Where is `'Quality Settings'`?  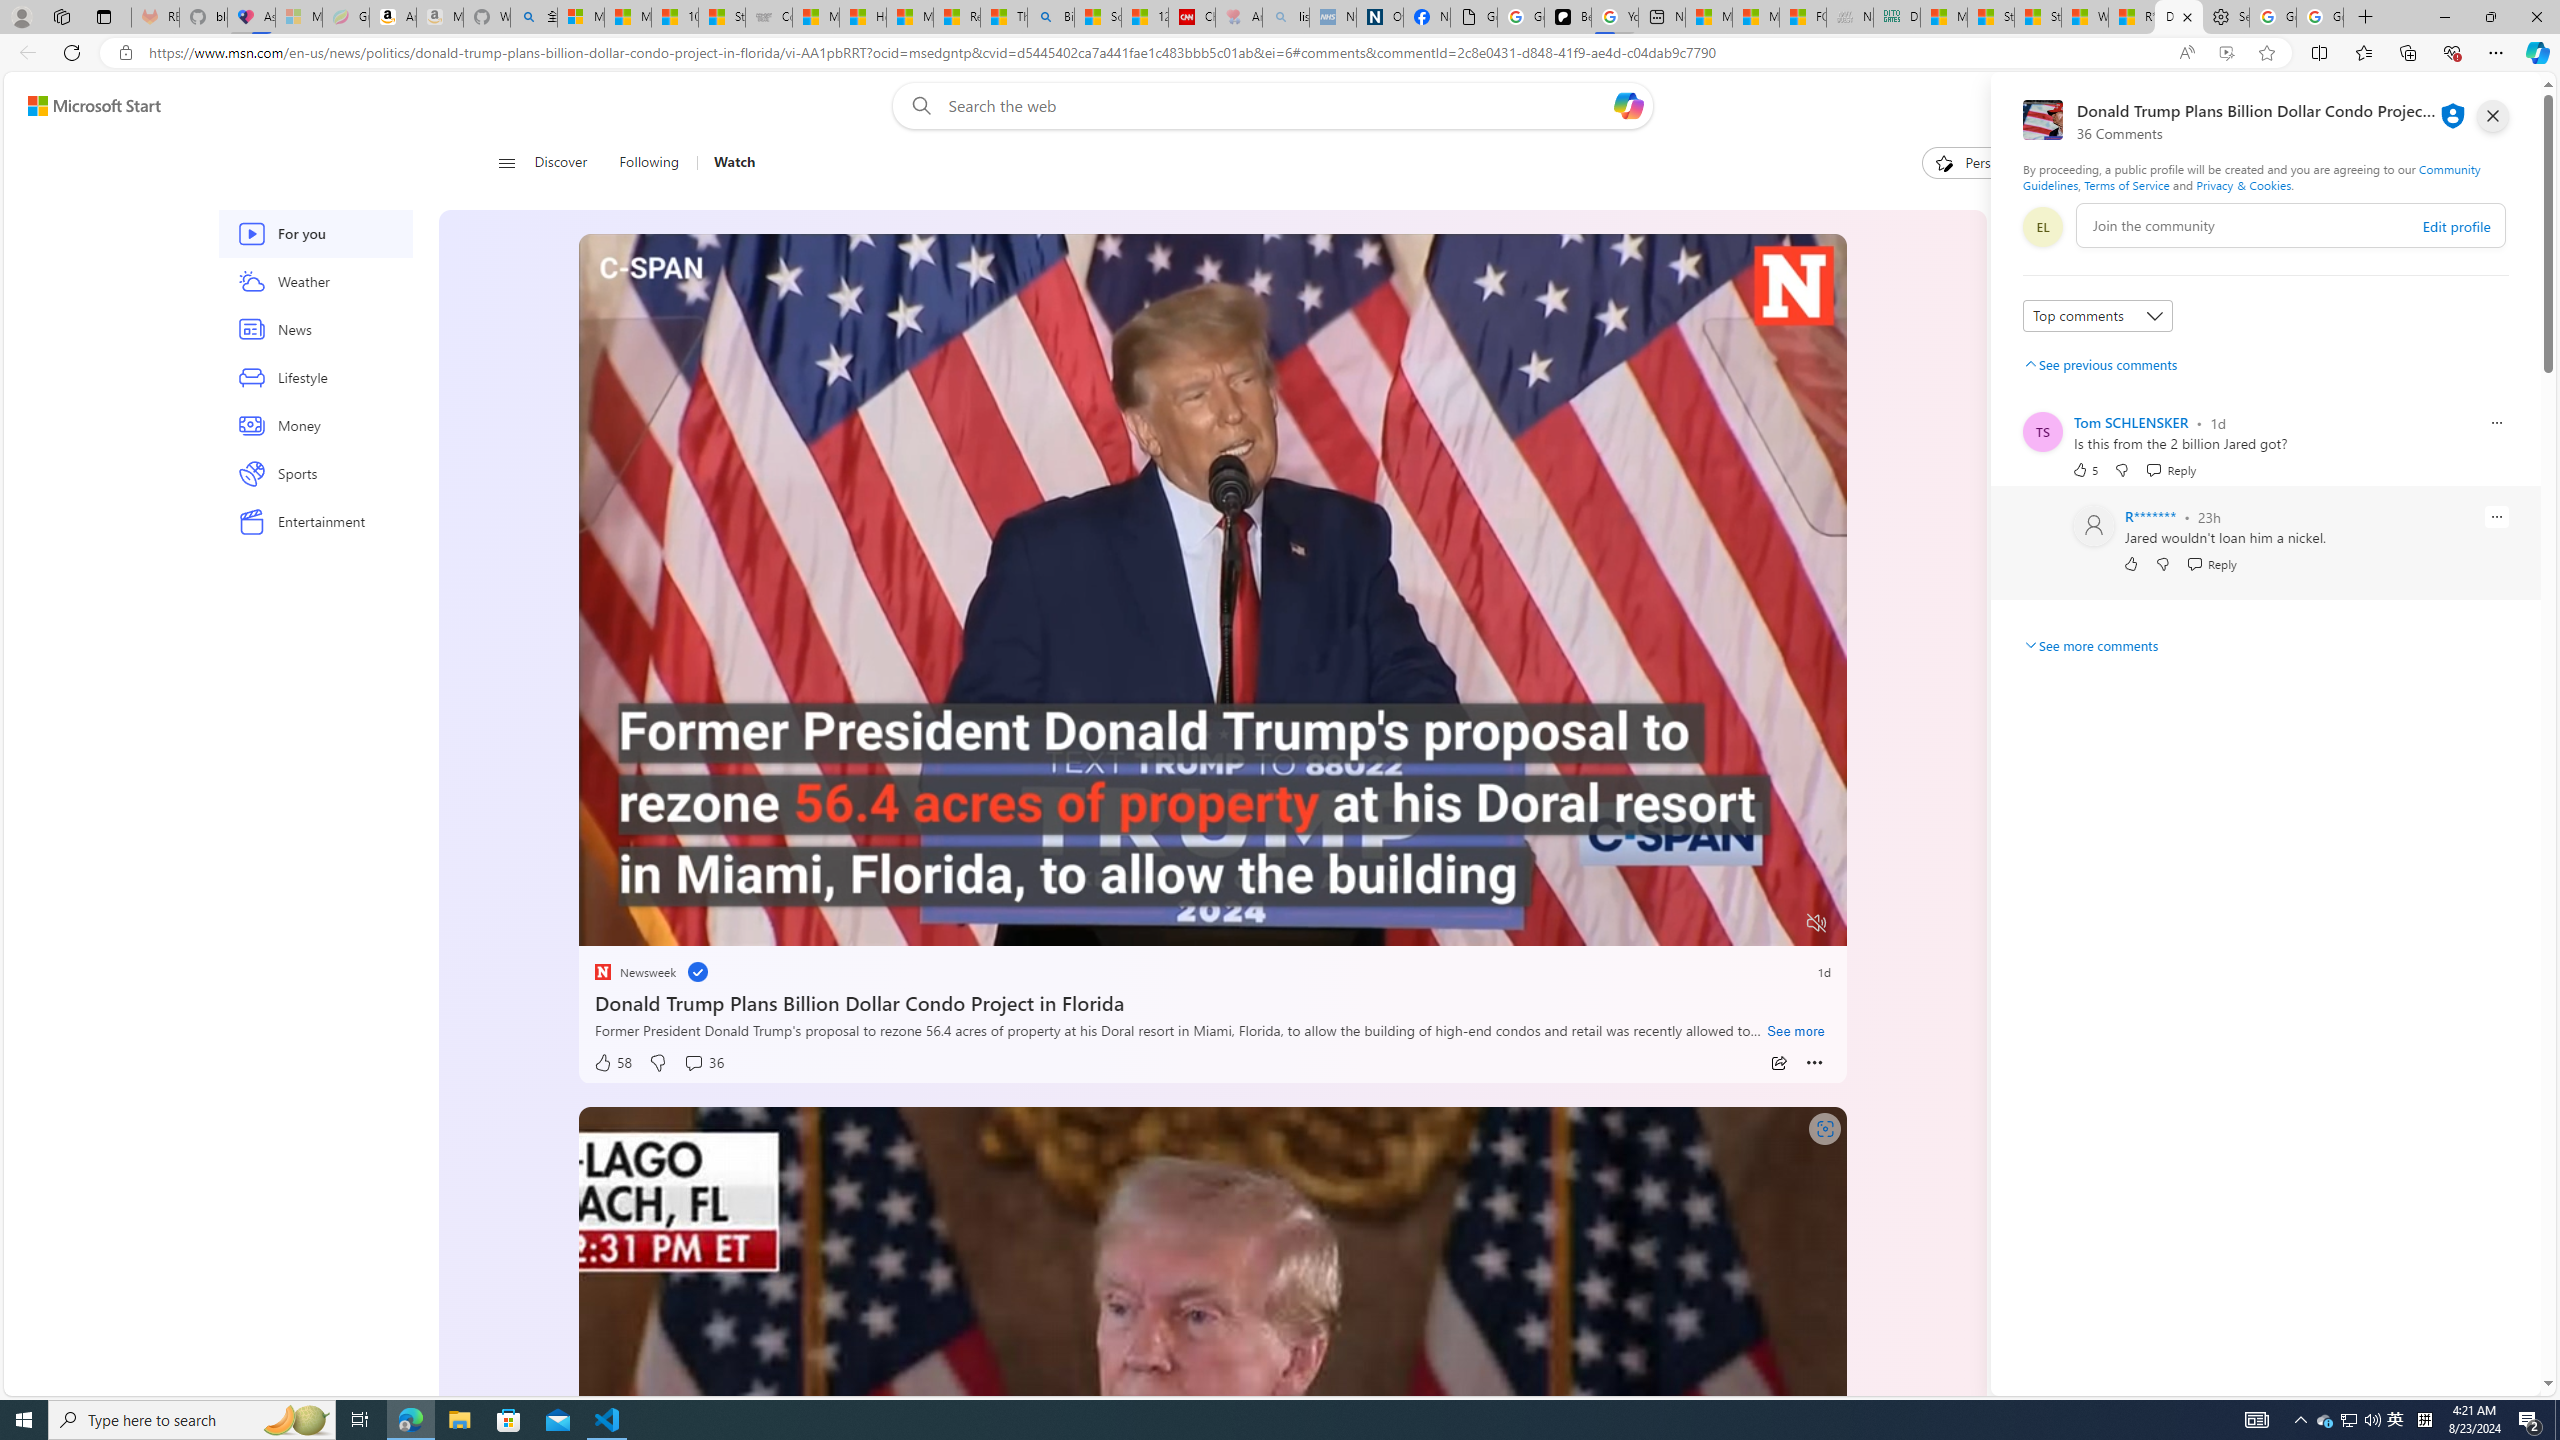 'Quality Settings' is located at coordinates (1696, 923).